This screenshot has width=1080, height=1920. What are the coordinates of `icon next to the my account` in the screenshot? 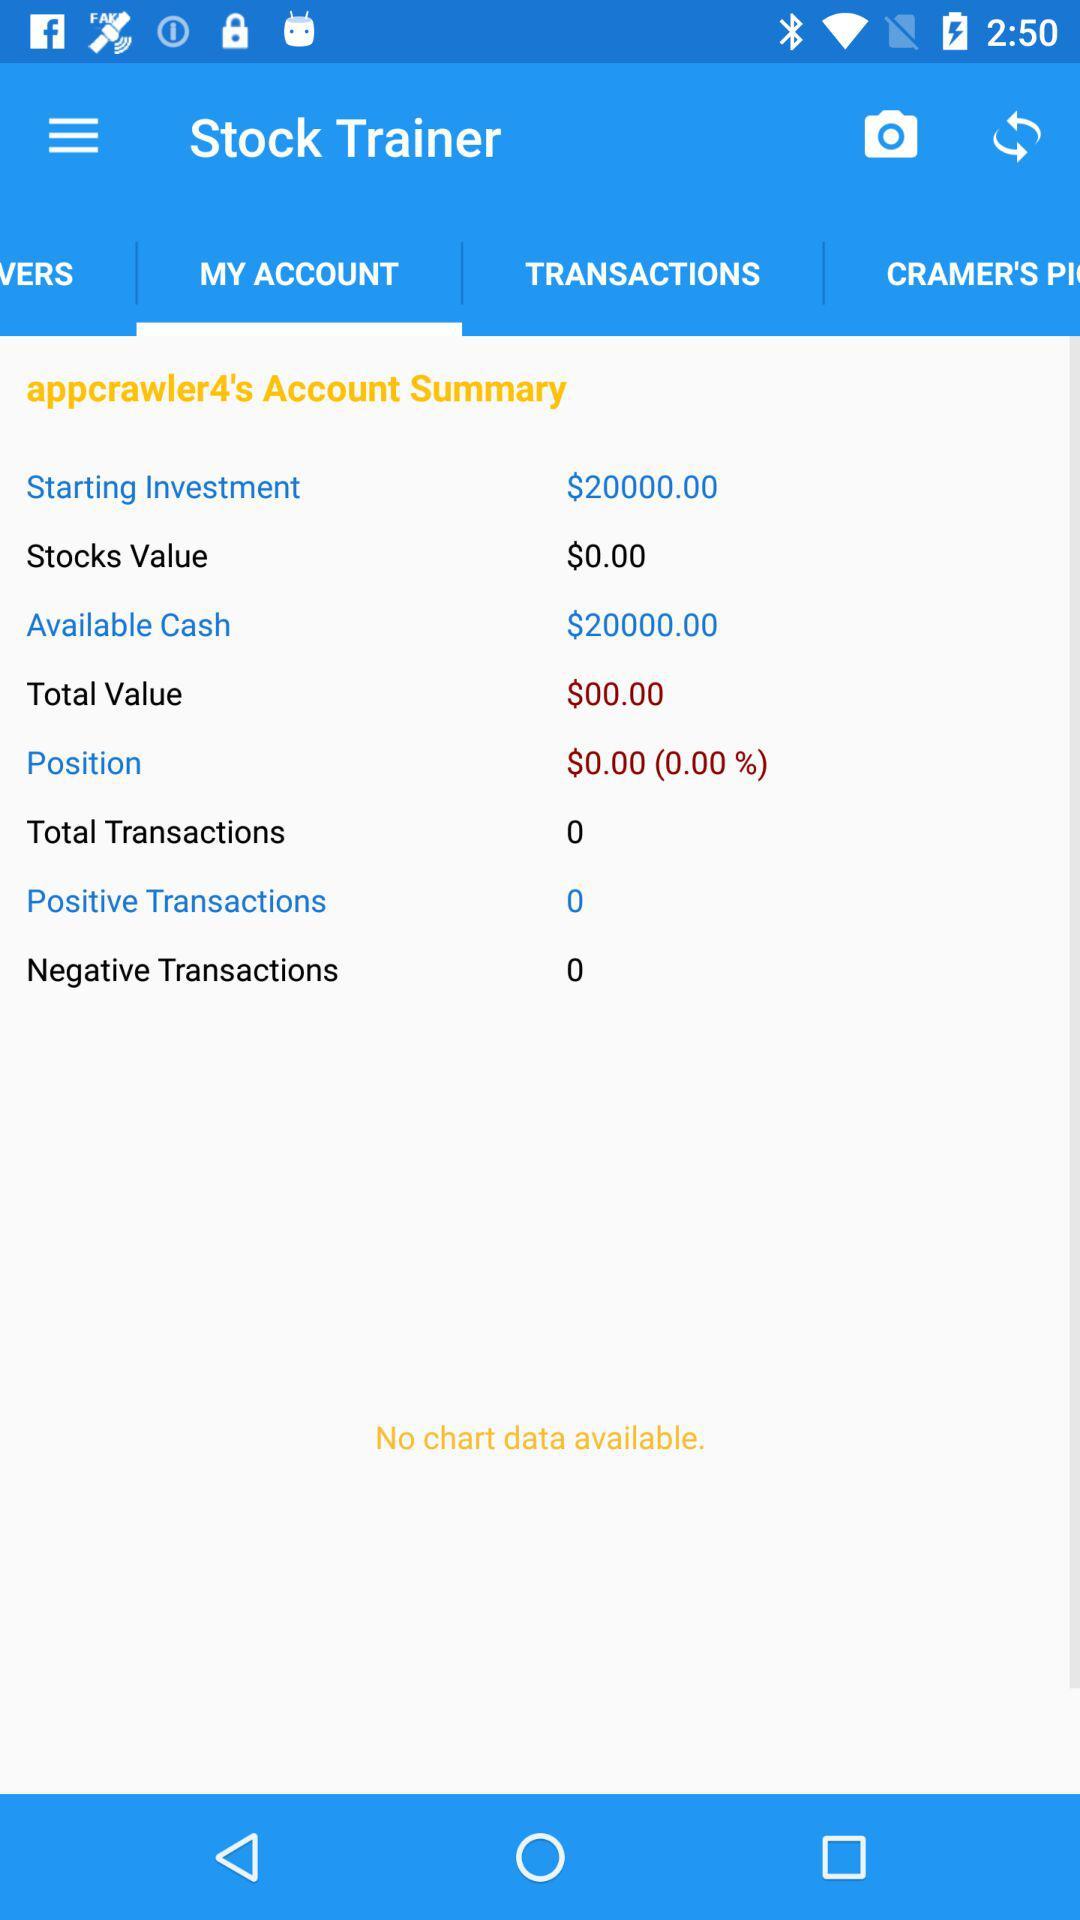 It's located at (67, 272).